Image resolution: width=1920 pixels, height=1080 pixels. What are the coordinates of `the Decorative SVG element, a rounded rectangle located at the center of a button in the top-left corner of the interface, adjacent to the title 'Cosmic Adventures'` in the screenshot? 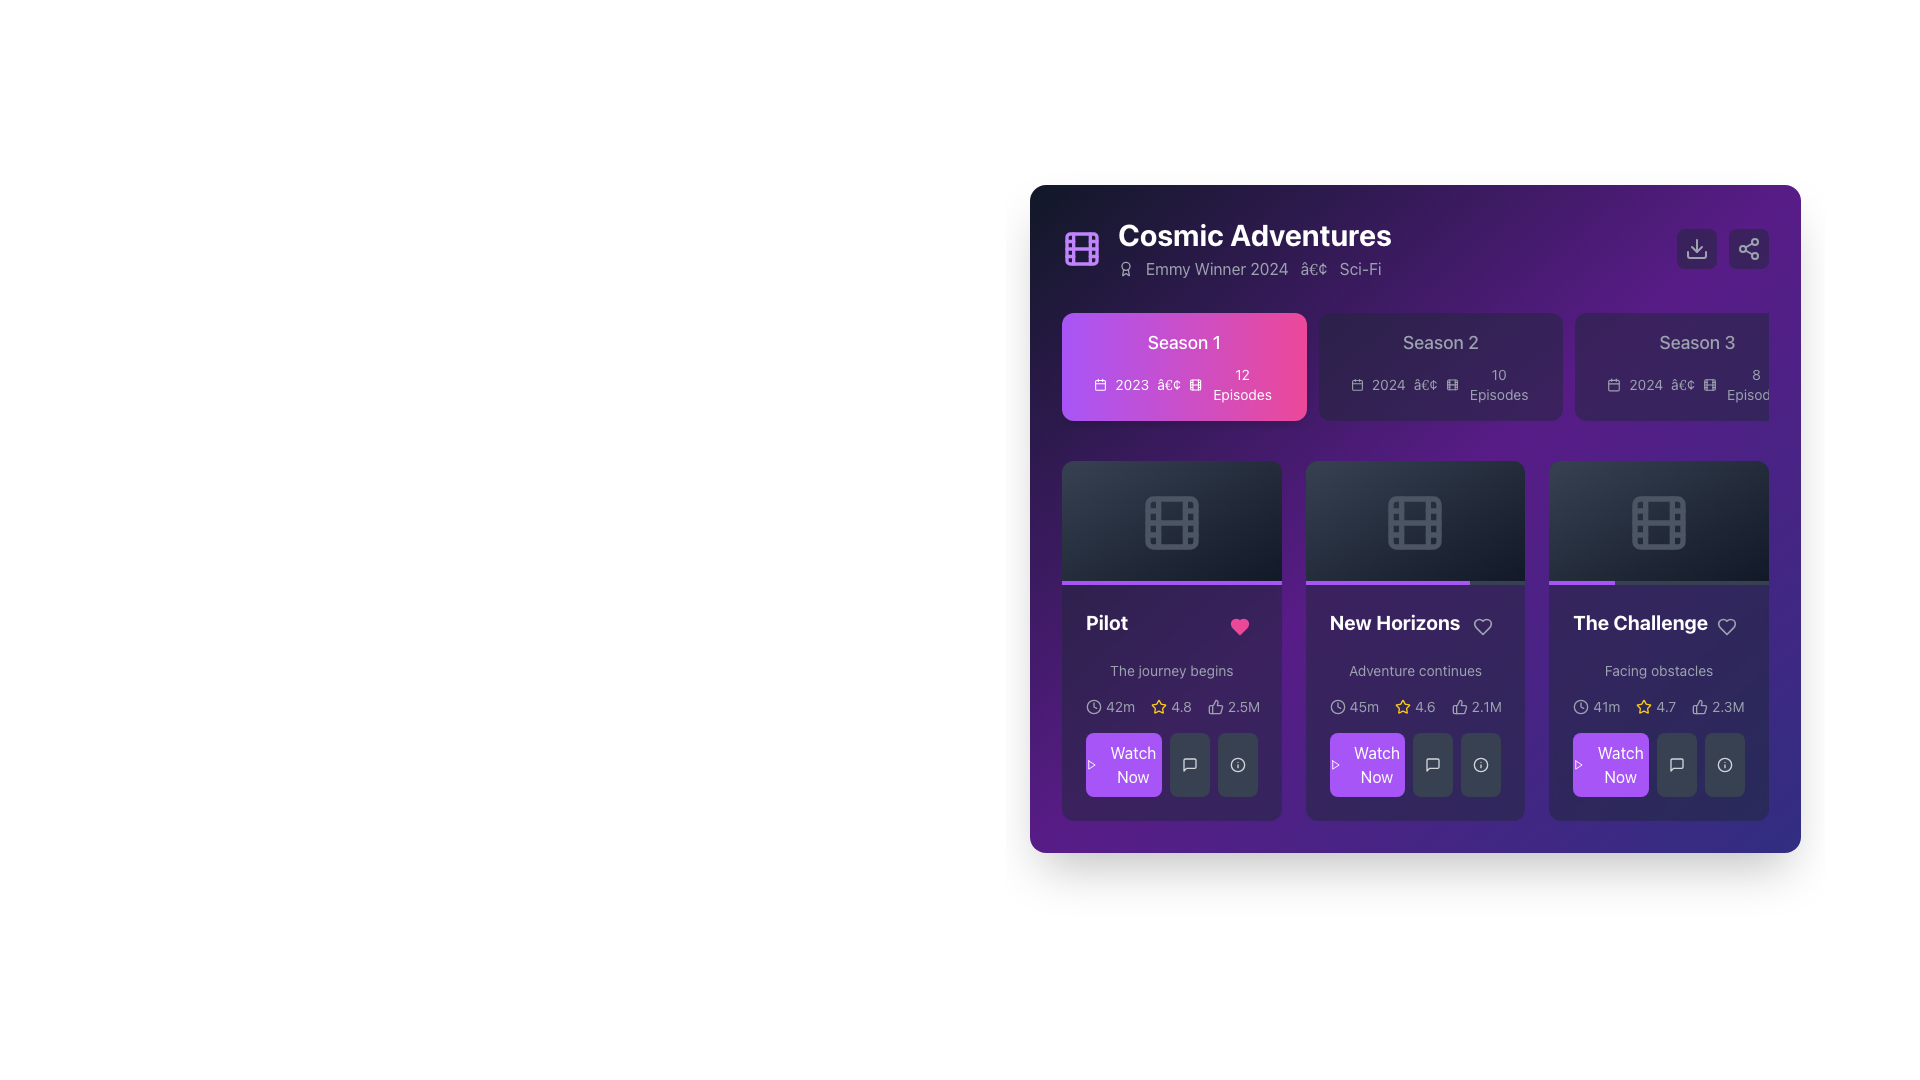 It's located at (1452, 385).